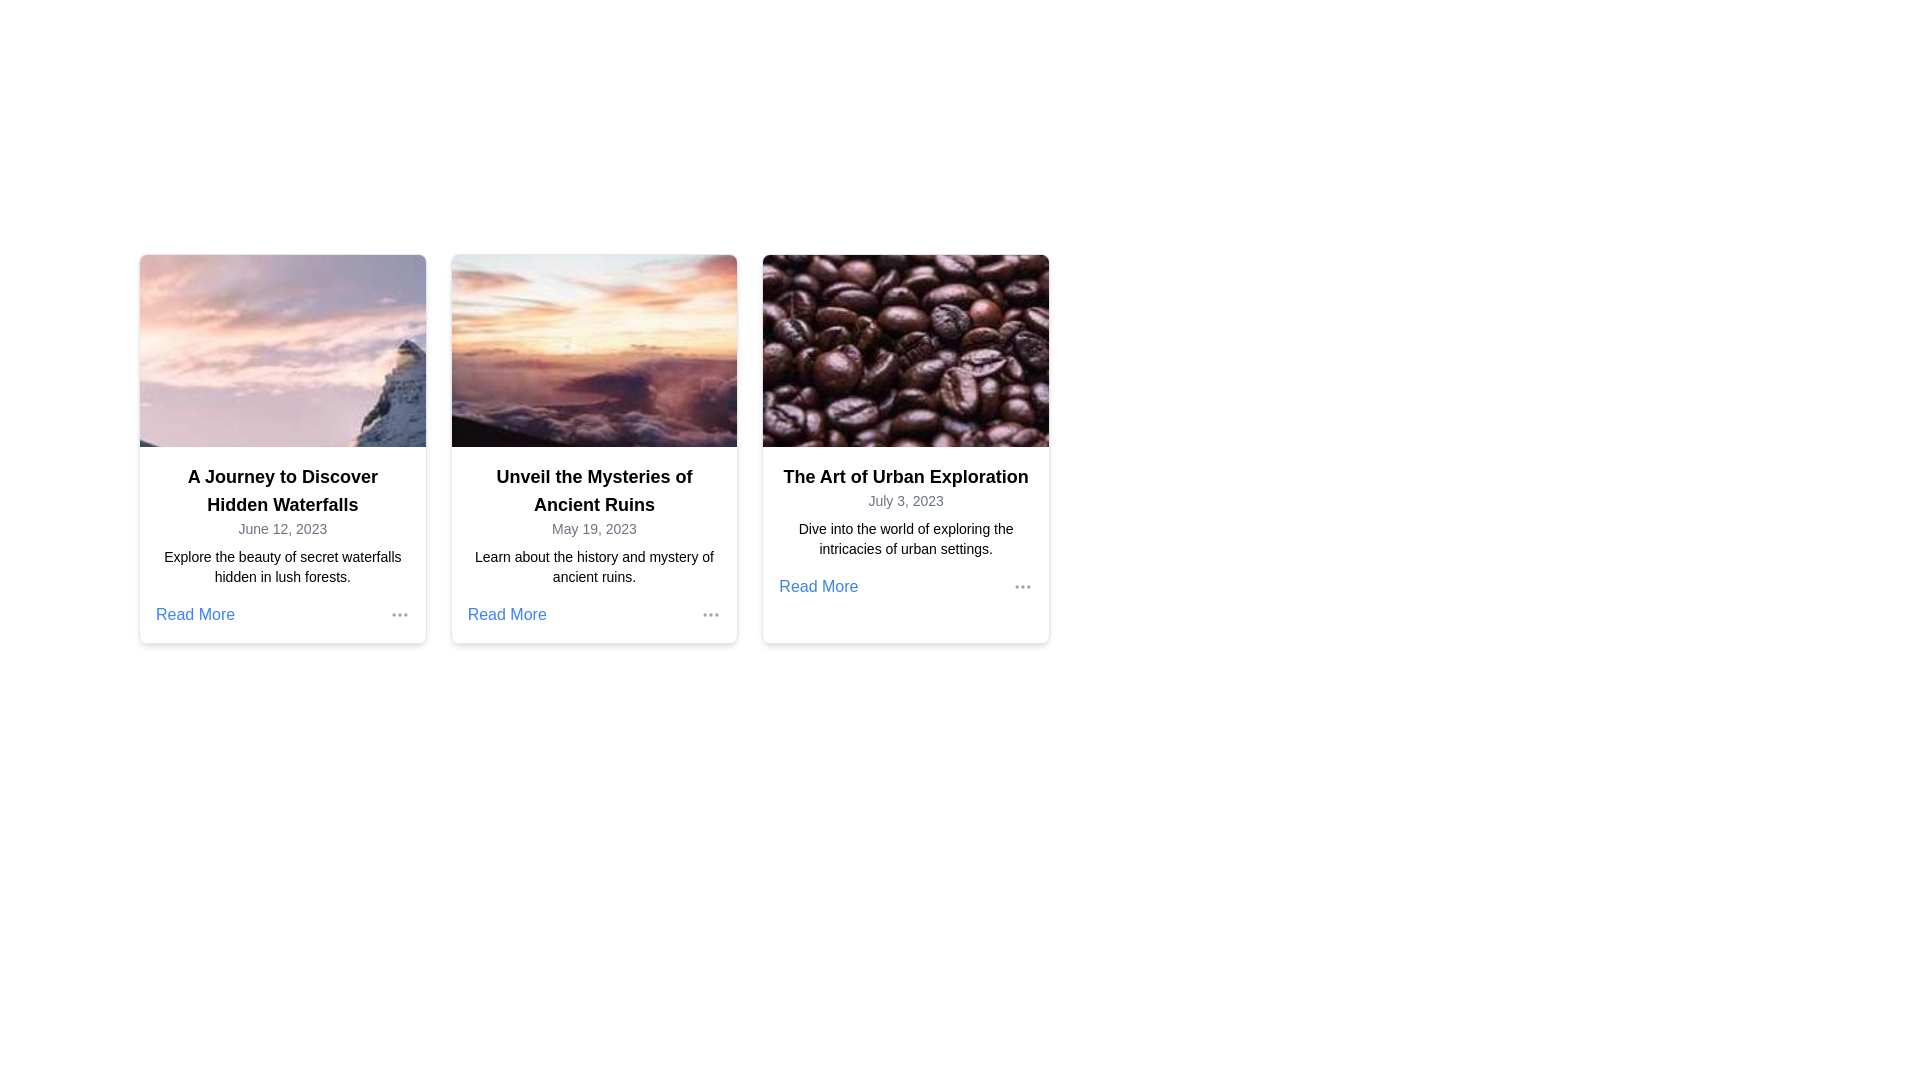 The height and width of the screenshot is (1080, 1920). Describe the element at coordinates (281, 490) in the screenshot. I see `the title text element 'A Journey to Discover Hidden Waterfalls', which is a bold, large-font header located at the top of the first card in a row of cards` at that location.